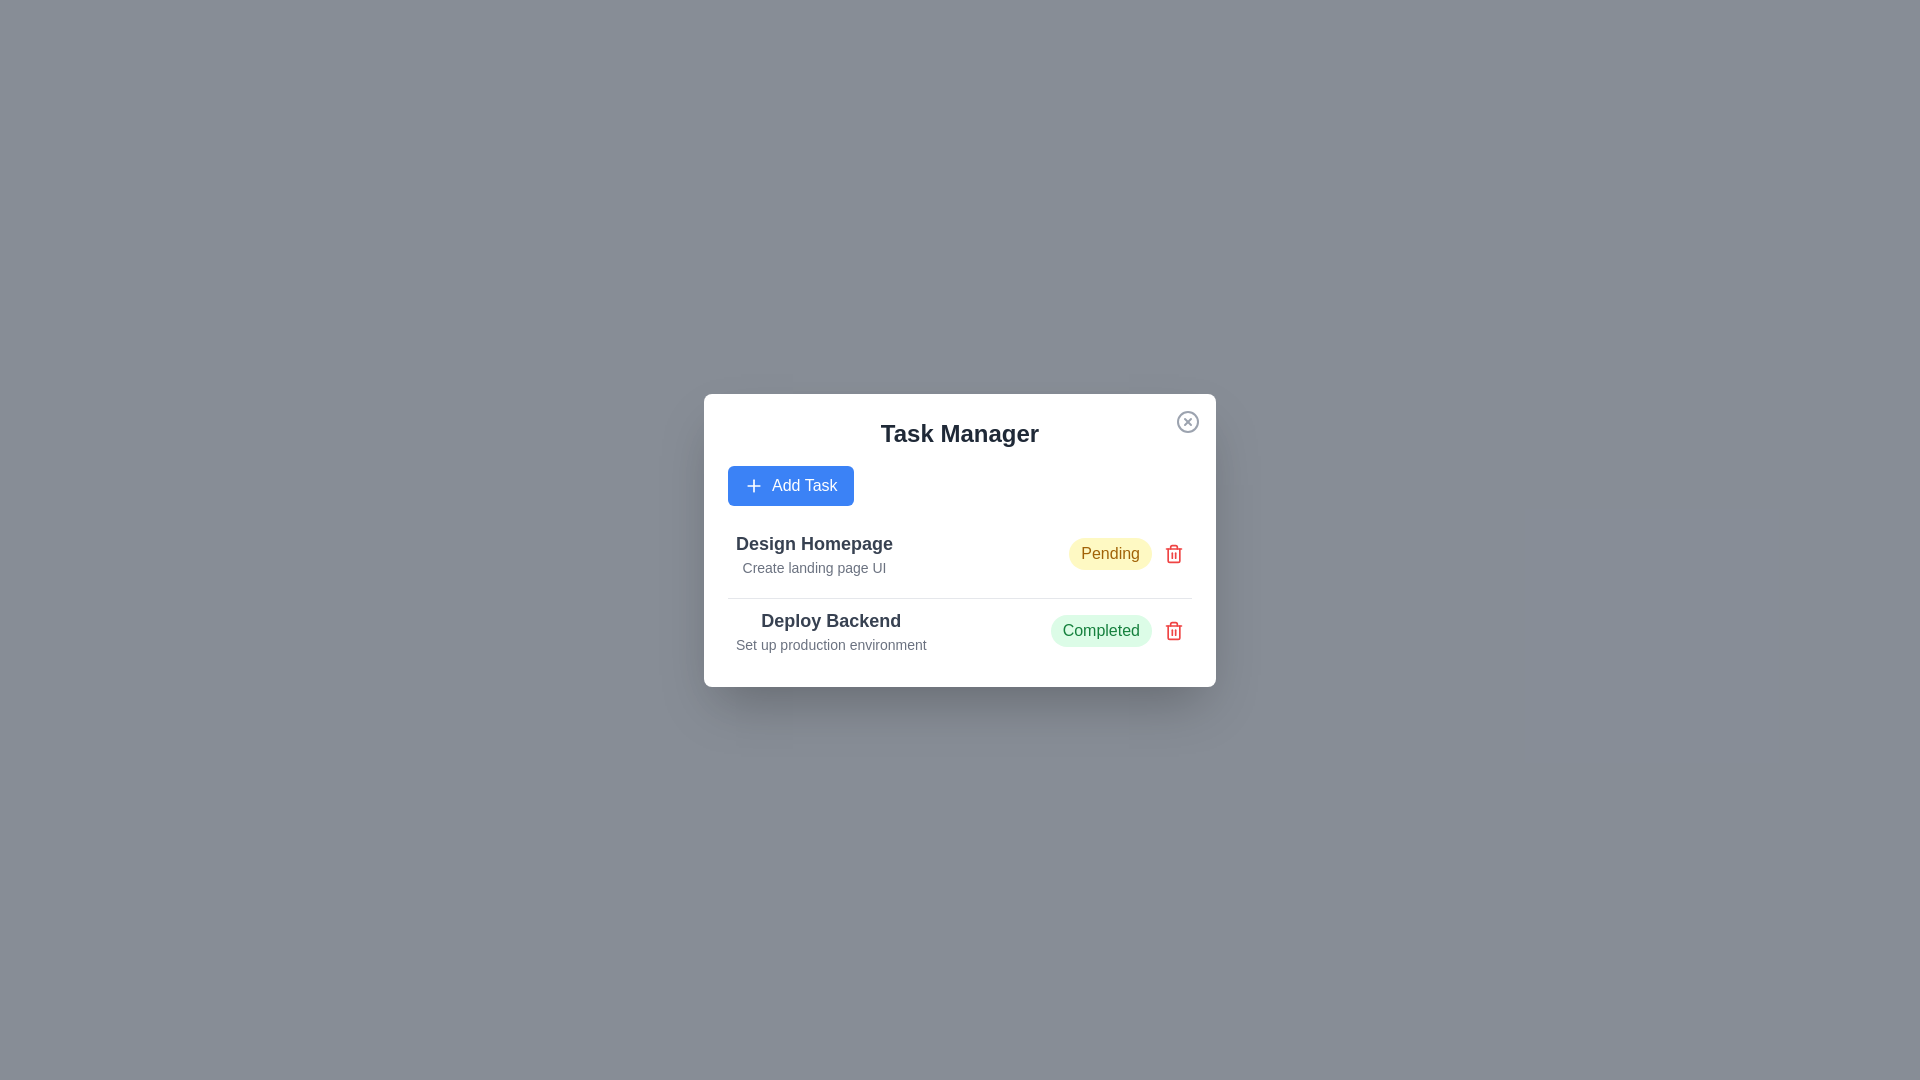 Image resolution: width=1920 pixels, height=1080 pixels. What do you see at coordinates (1188, 420) in the screenshot?
I see `the Decorative Circle located in the top-right corner of the Task Manager interface, which enhances the visibility of the 'X' mark for closing the application` at bounding box center [1188, 420].